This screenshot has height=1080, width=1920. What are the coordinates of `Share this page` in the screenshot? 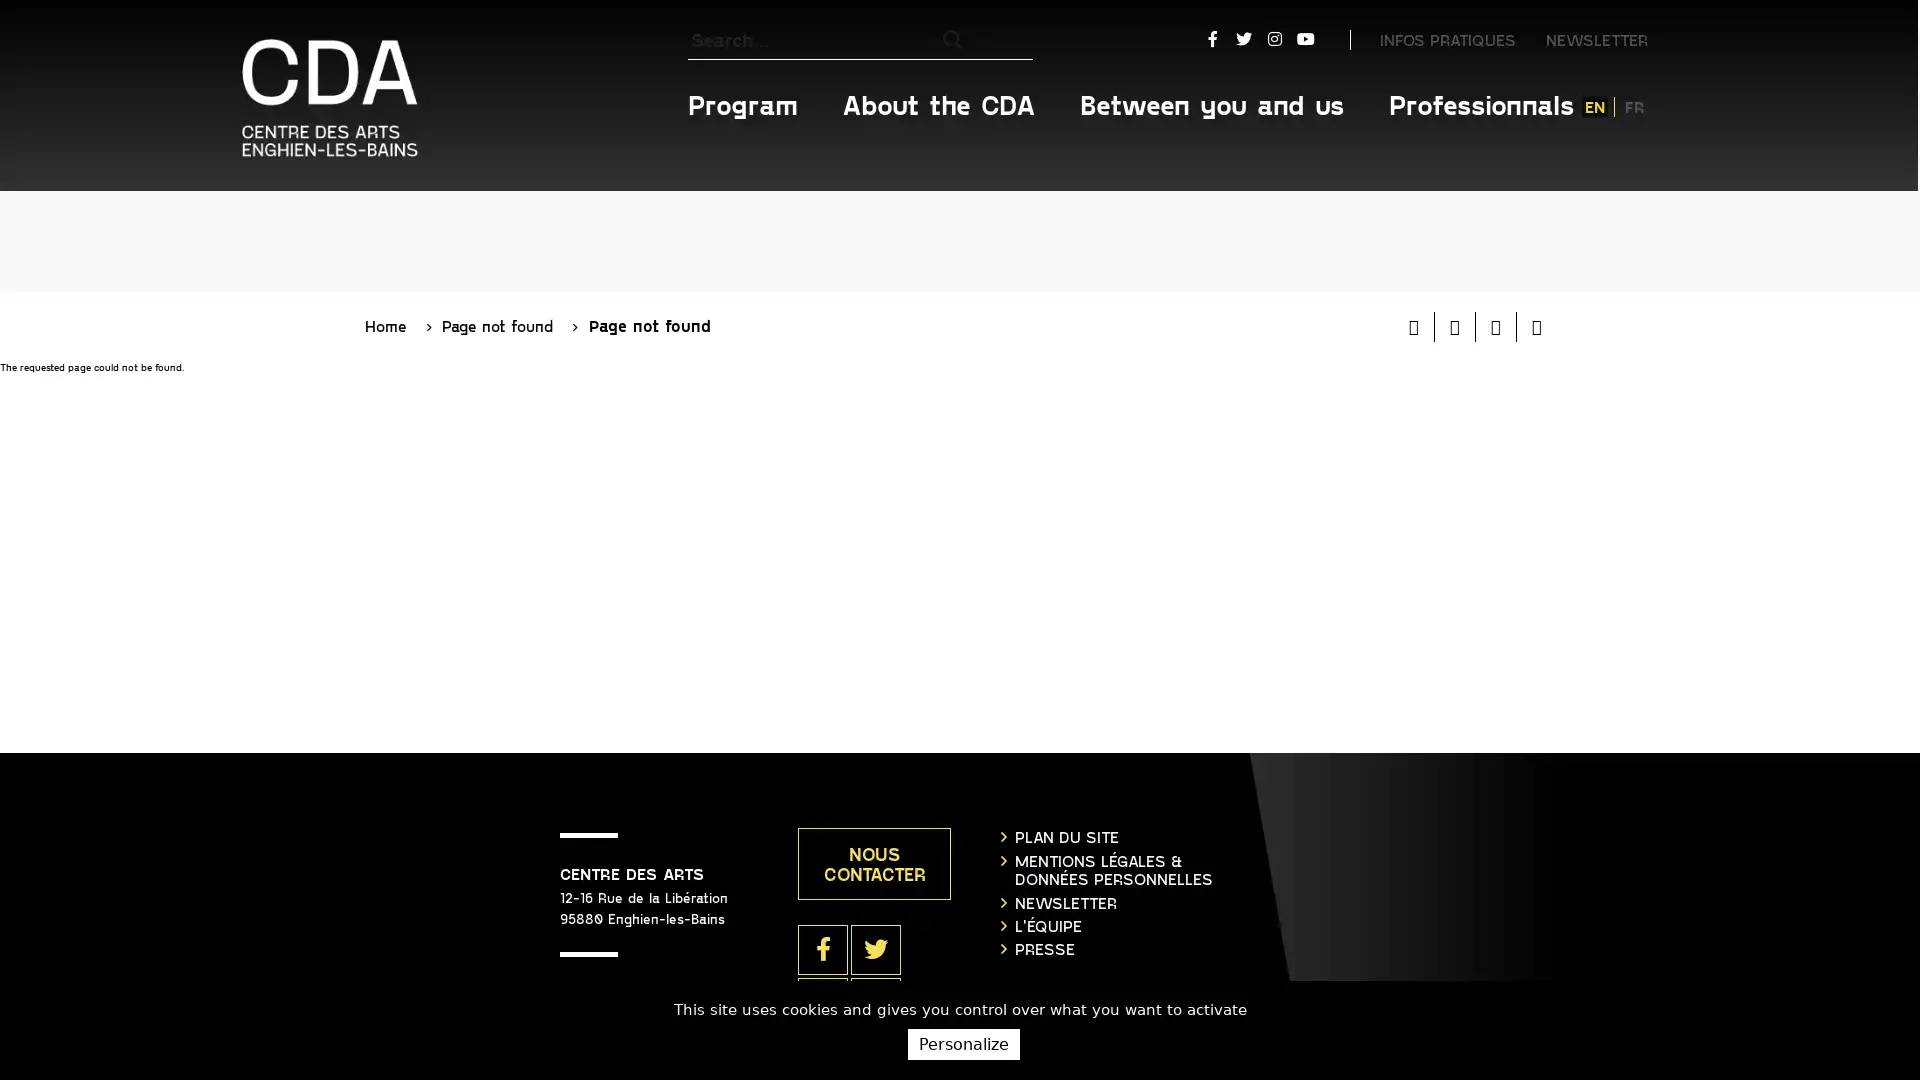 It's located at (1535, 197).